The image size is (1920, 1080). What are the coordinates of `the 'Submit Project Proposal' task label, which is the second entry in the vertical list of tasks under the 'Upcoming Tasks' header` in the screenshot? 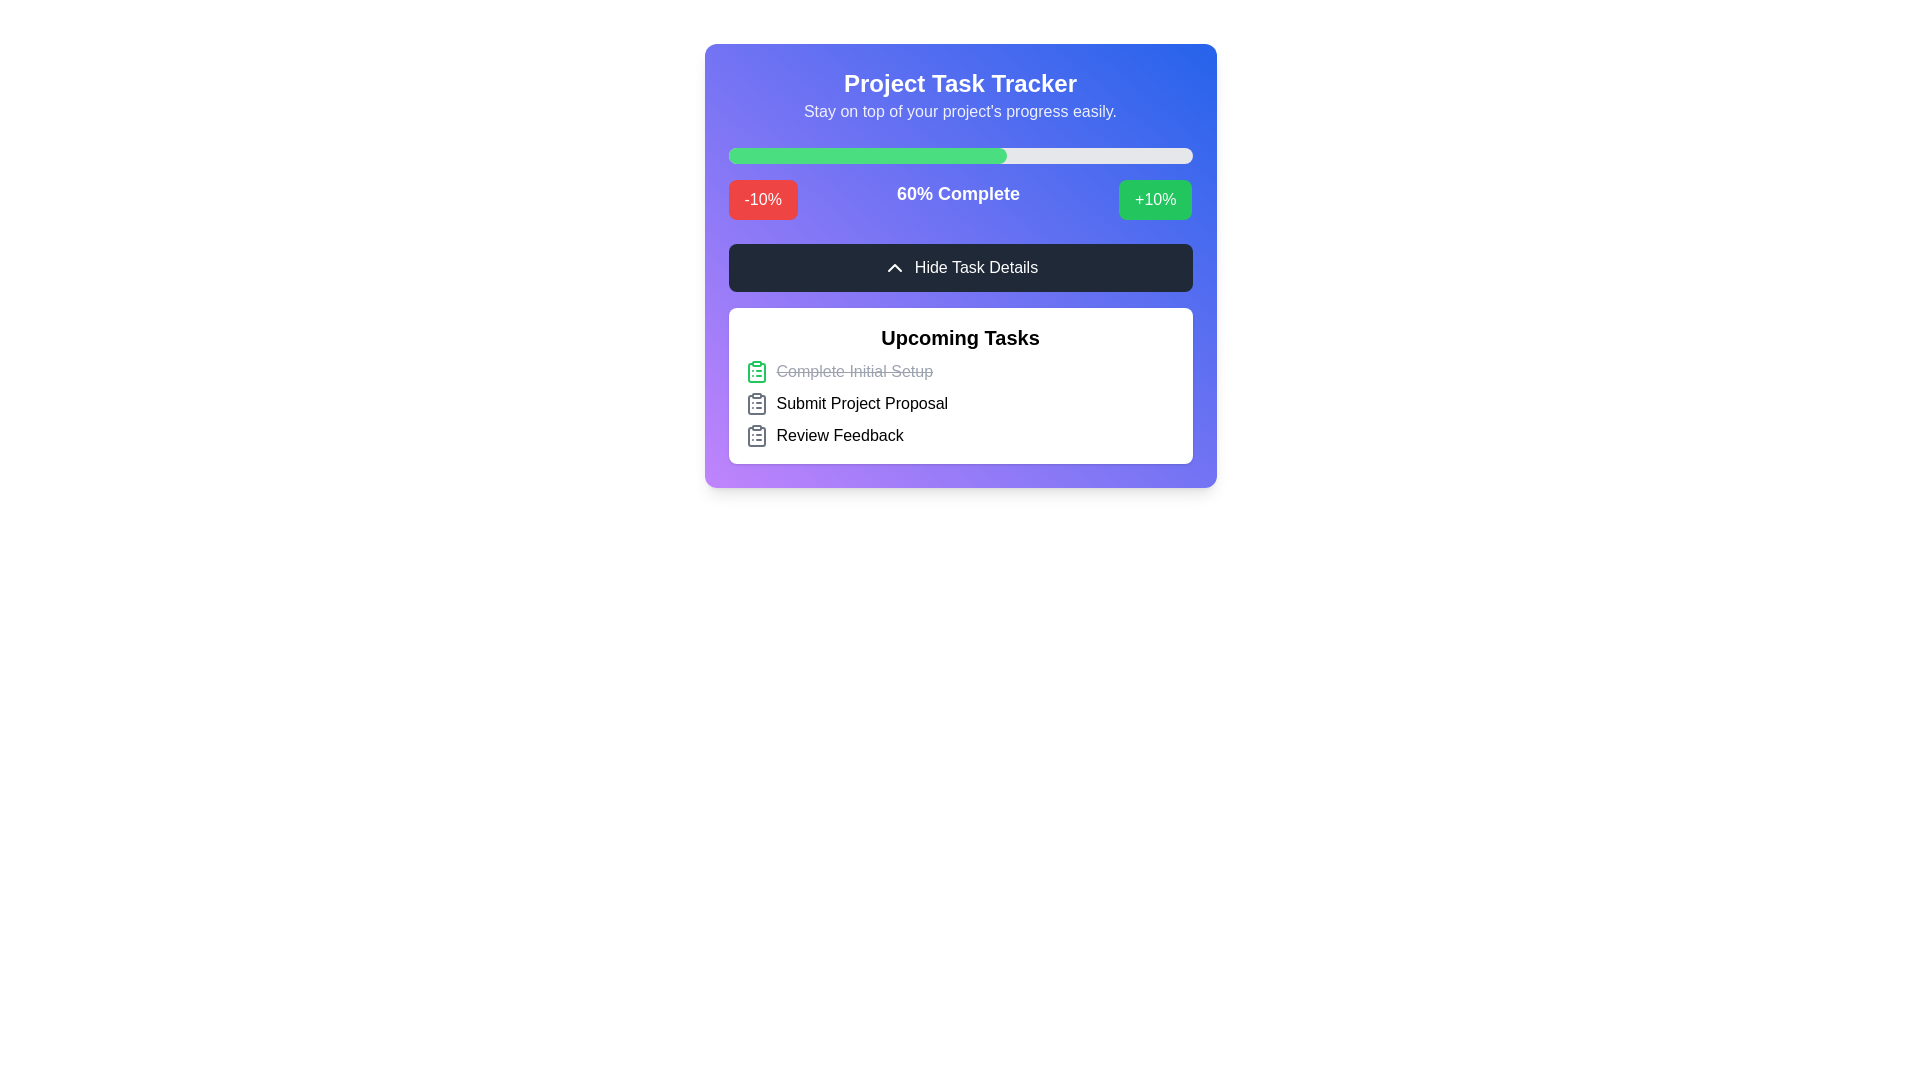 It's located at (862, 404).